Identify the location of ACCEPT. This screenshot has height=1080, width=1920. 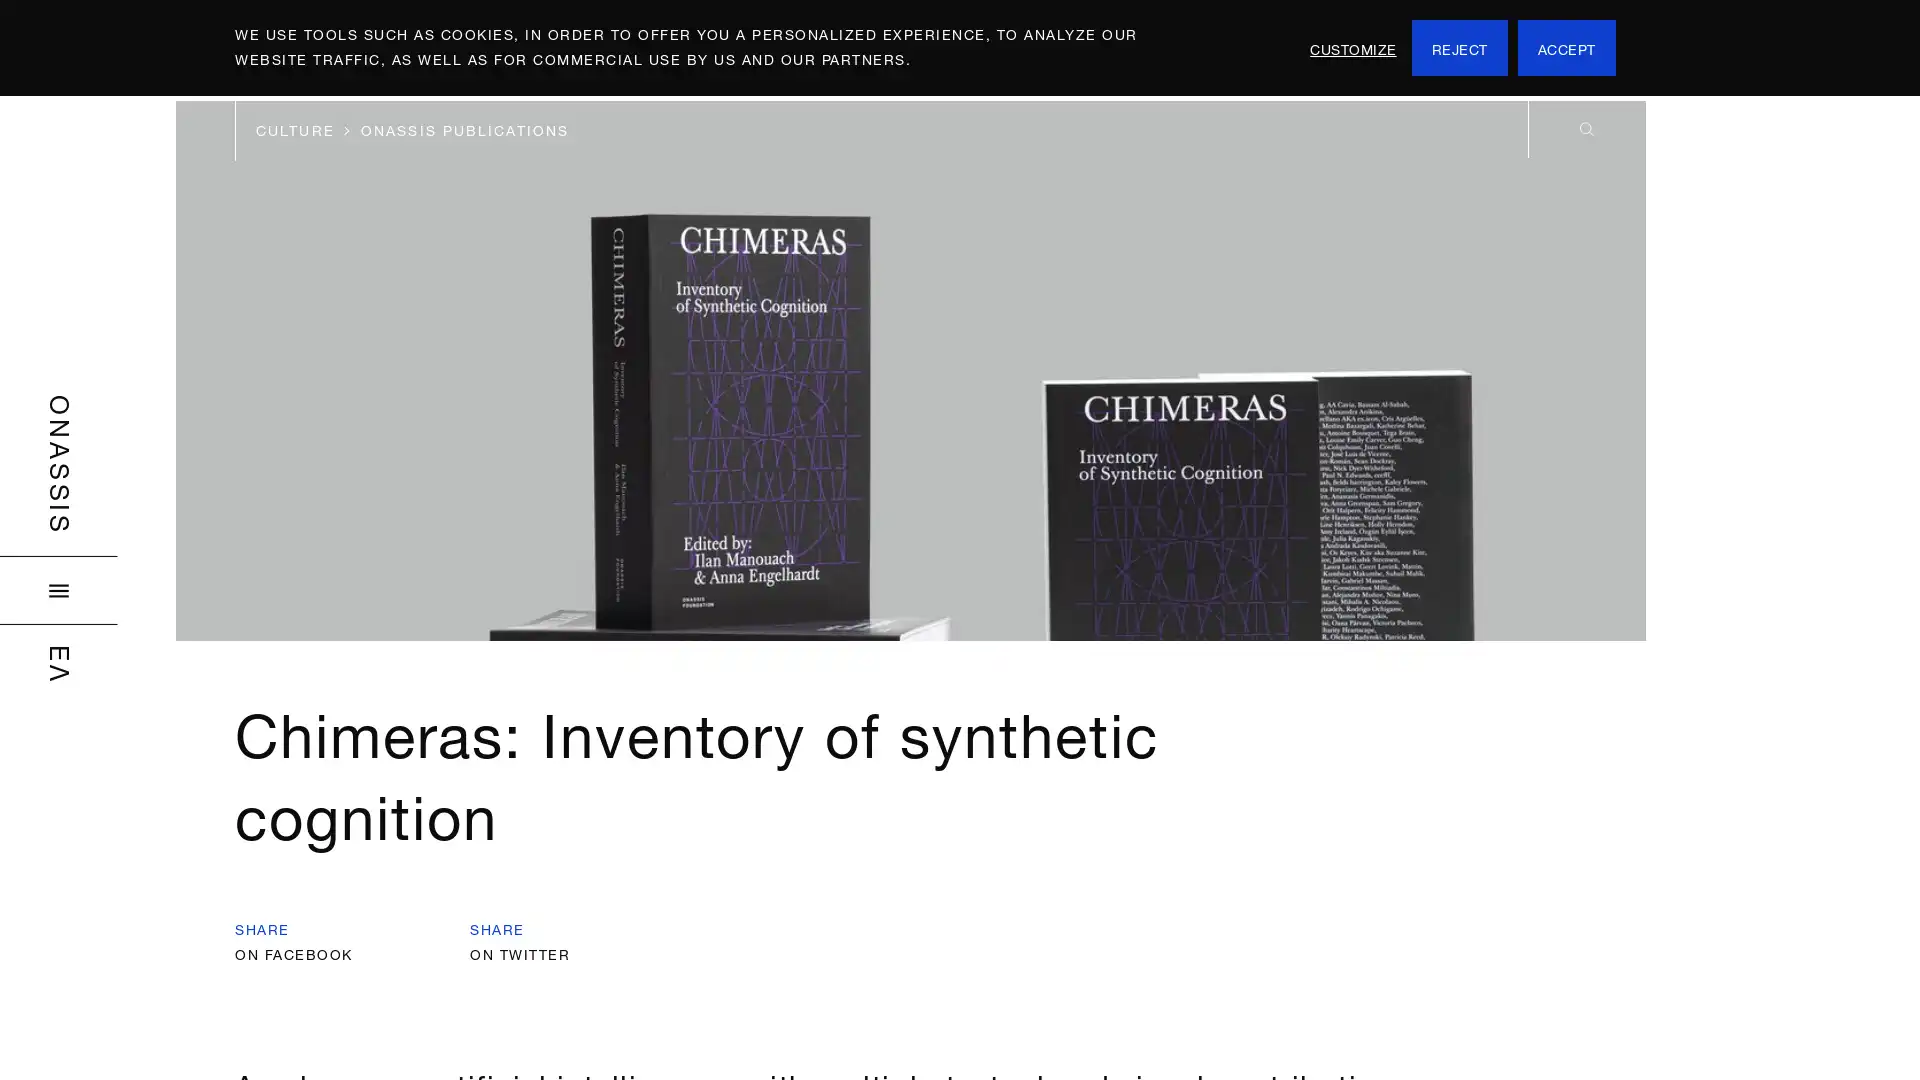
(1564, 46).